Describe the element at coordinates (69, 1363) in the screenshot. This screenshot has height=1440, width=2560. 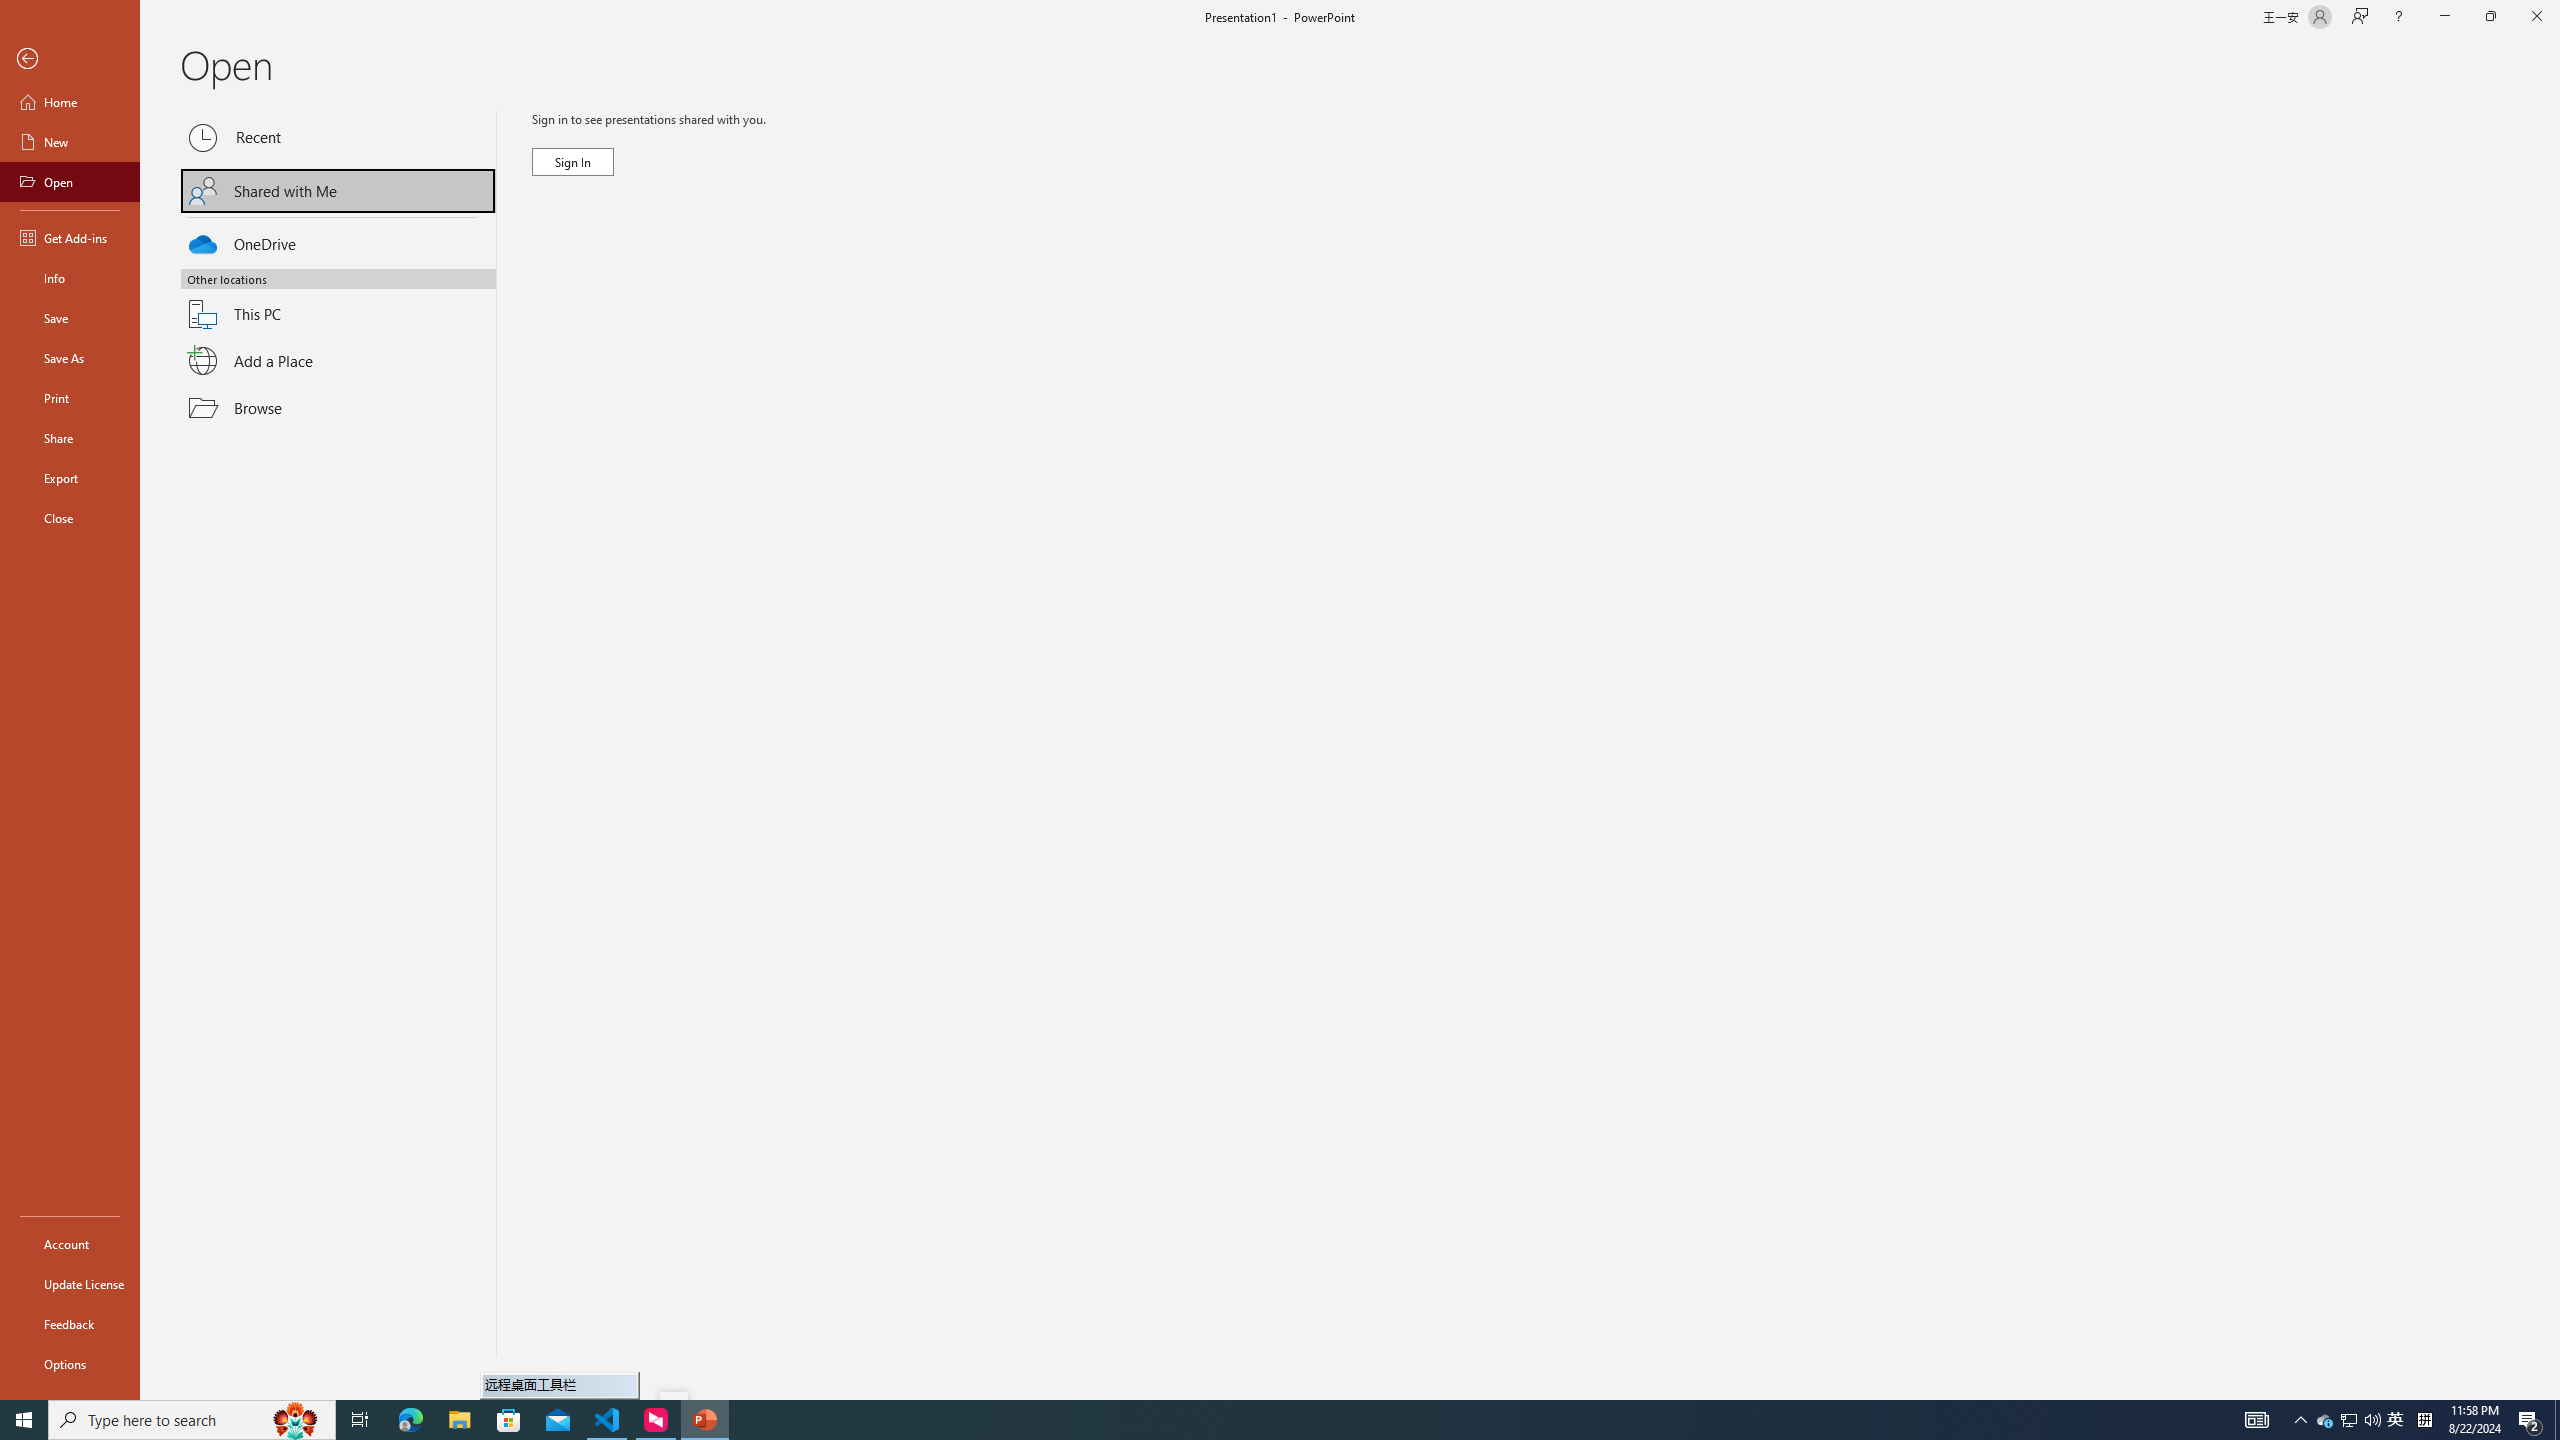
I see `'Options'` at that location.